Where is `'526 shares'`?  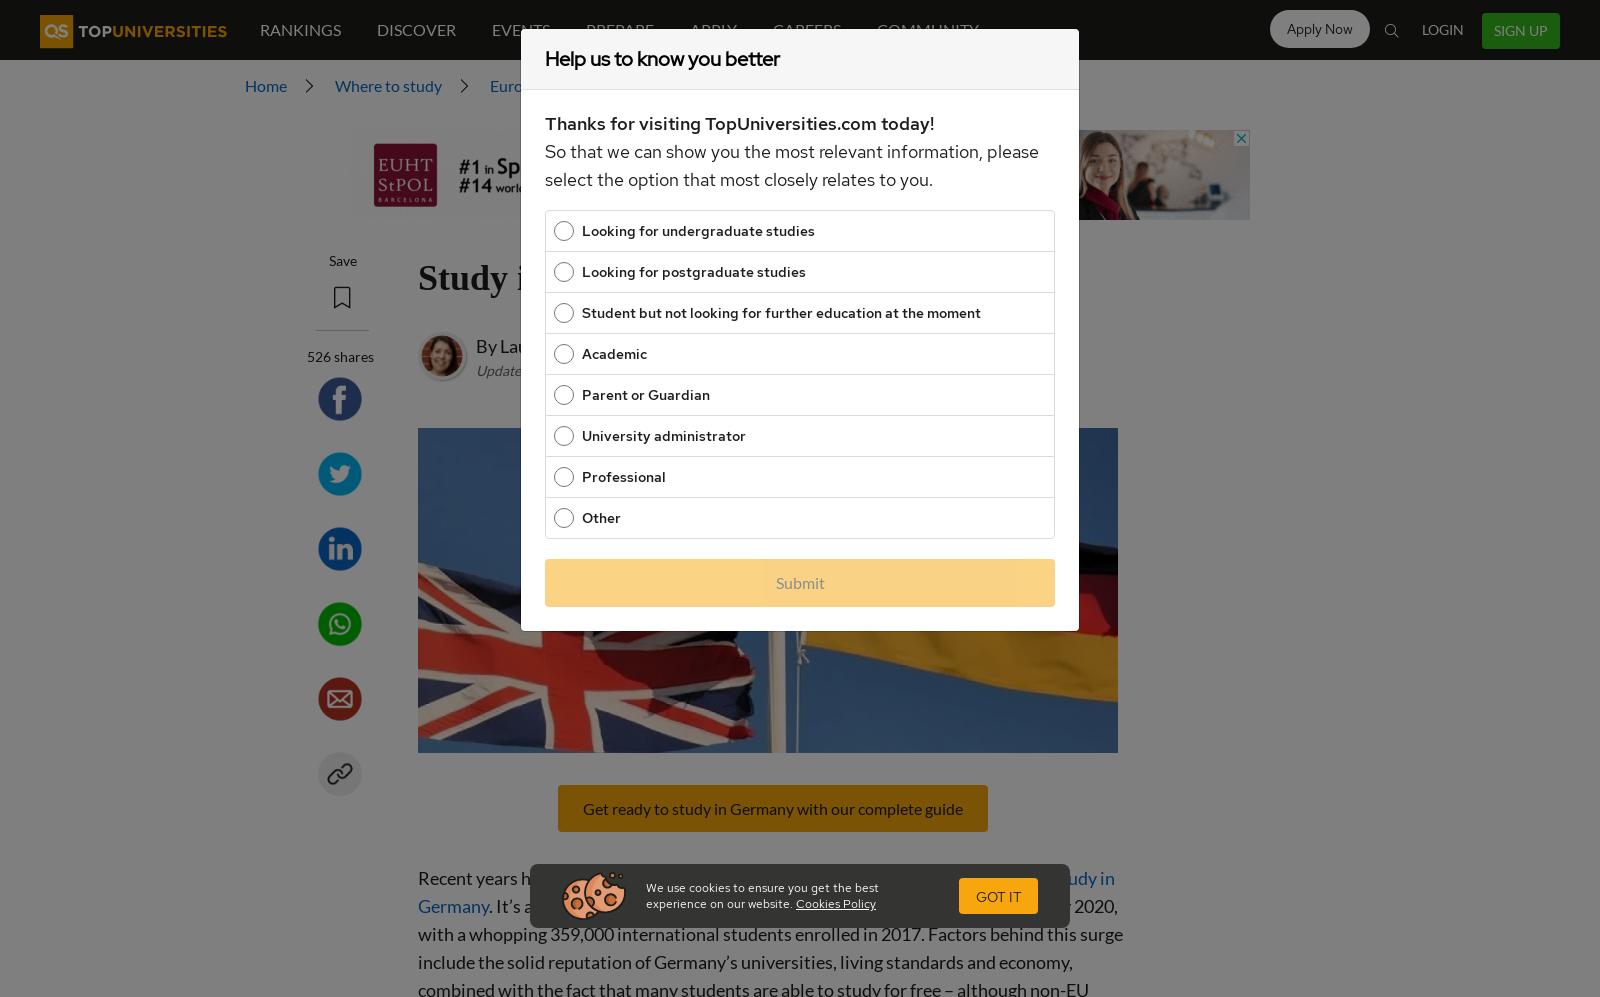 '526 shares' is located at coordinates (306, 355).